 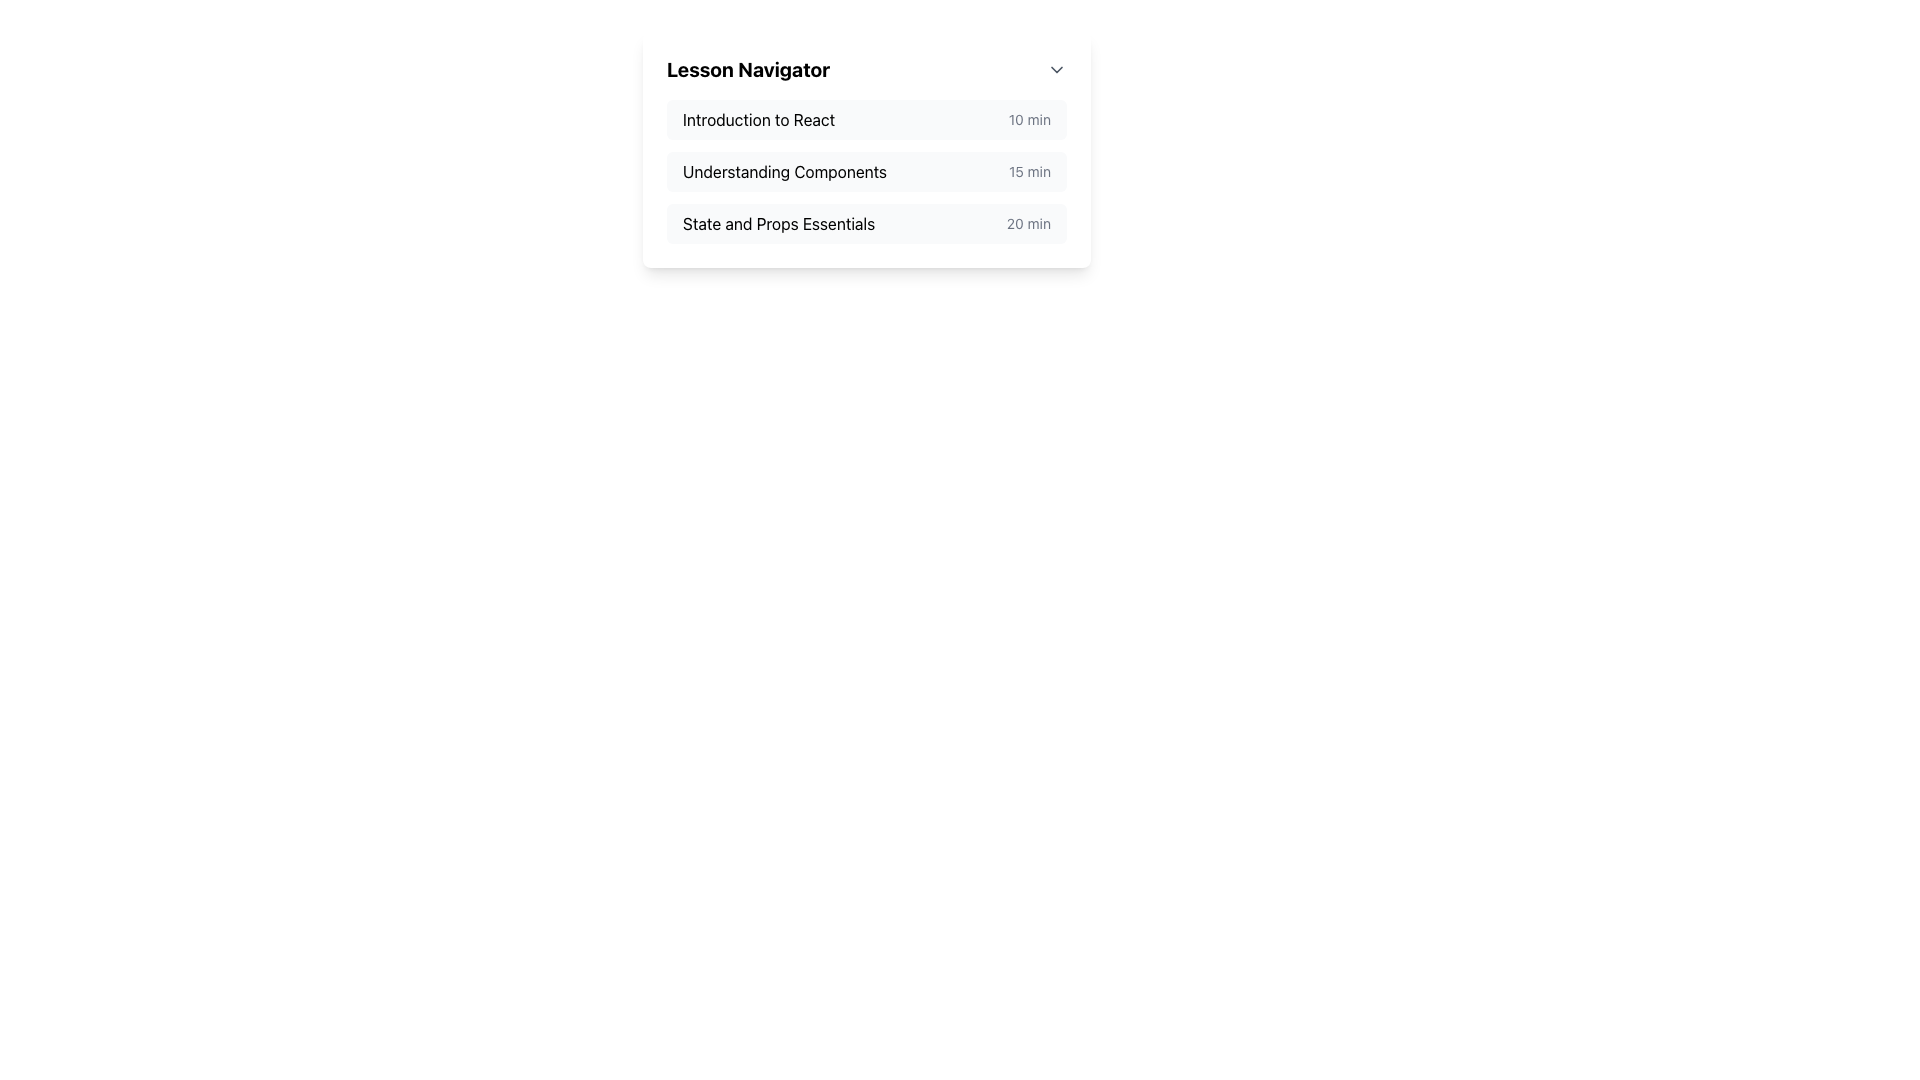 I want to click on the third List item in the vertical list under the 'Lesson Navigator' header, which contains the text 'State and Props Essentials' and '20 min', so click(x=867, y=223).